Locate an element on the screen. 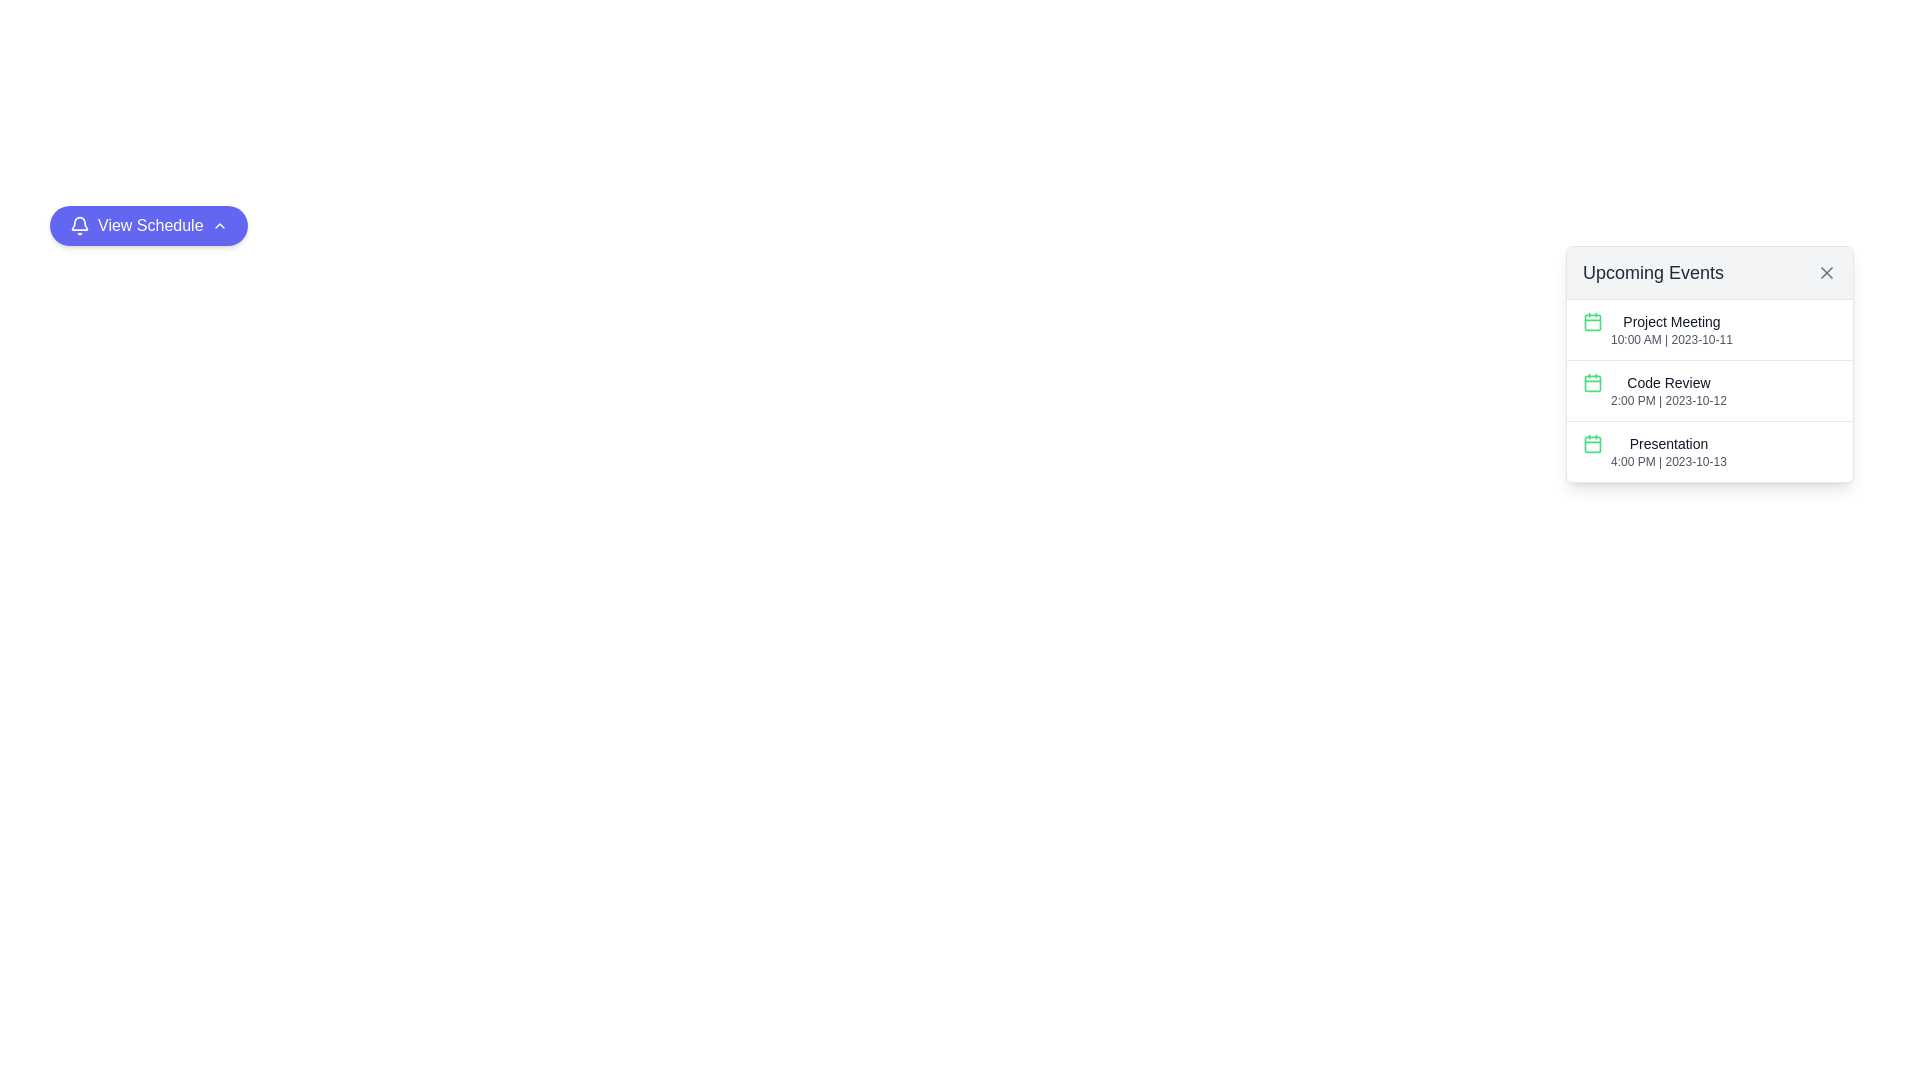 The height and width of the screenshot is (1080, 1920). the 'Code Review' event item in the Upcoming Events list is located at coordinates (1708, 390).